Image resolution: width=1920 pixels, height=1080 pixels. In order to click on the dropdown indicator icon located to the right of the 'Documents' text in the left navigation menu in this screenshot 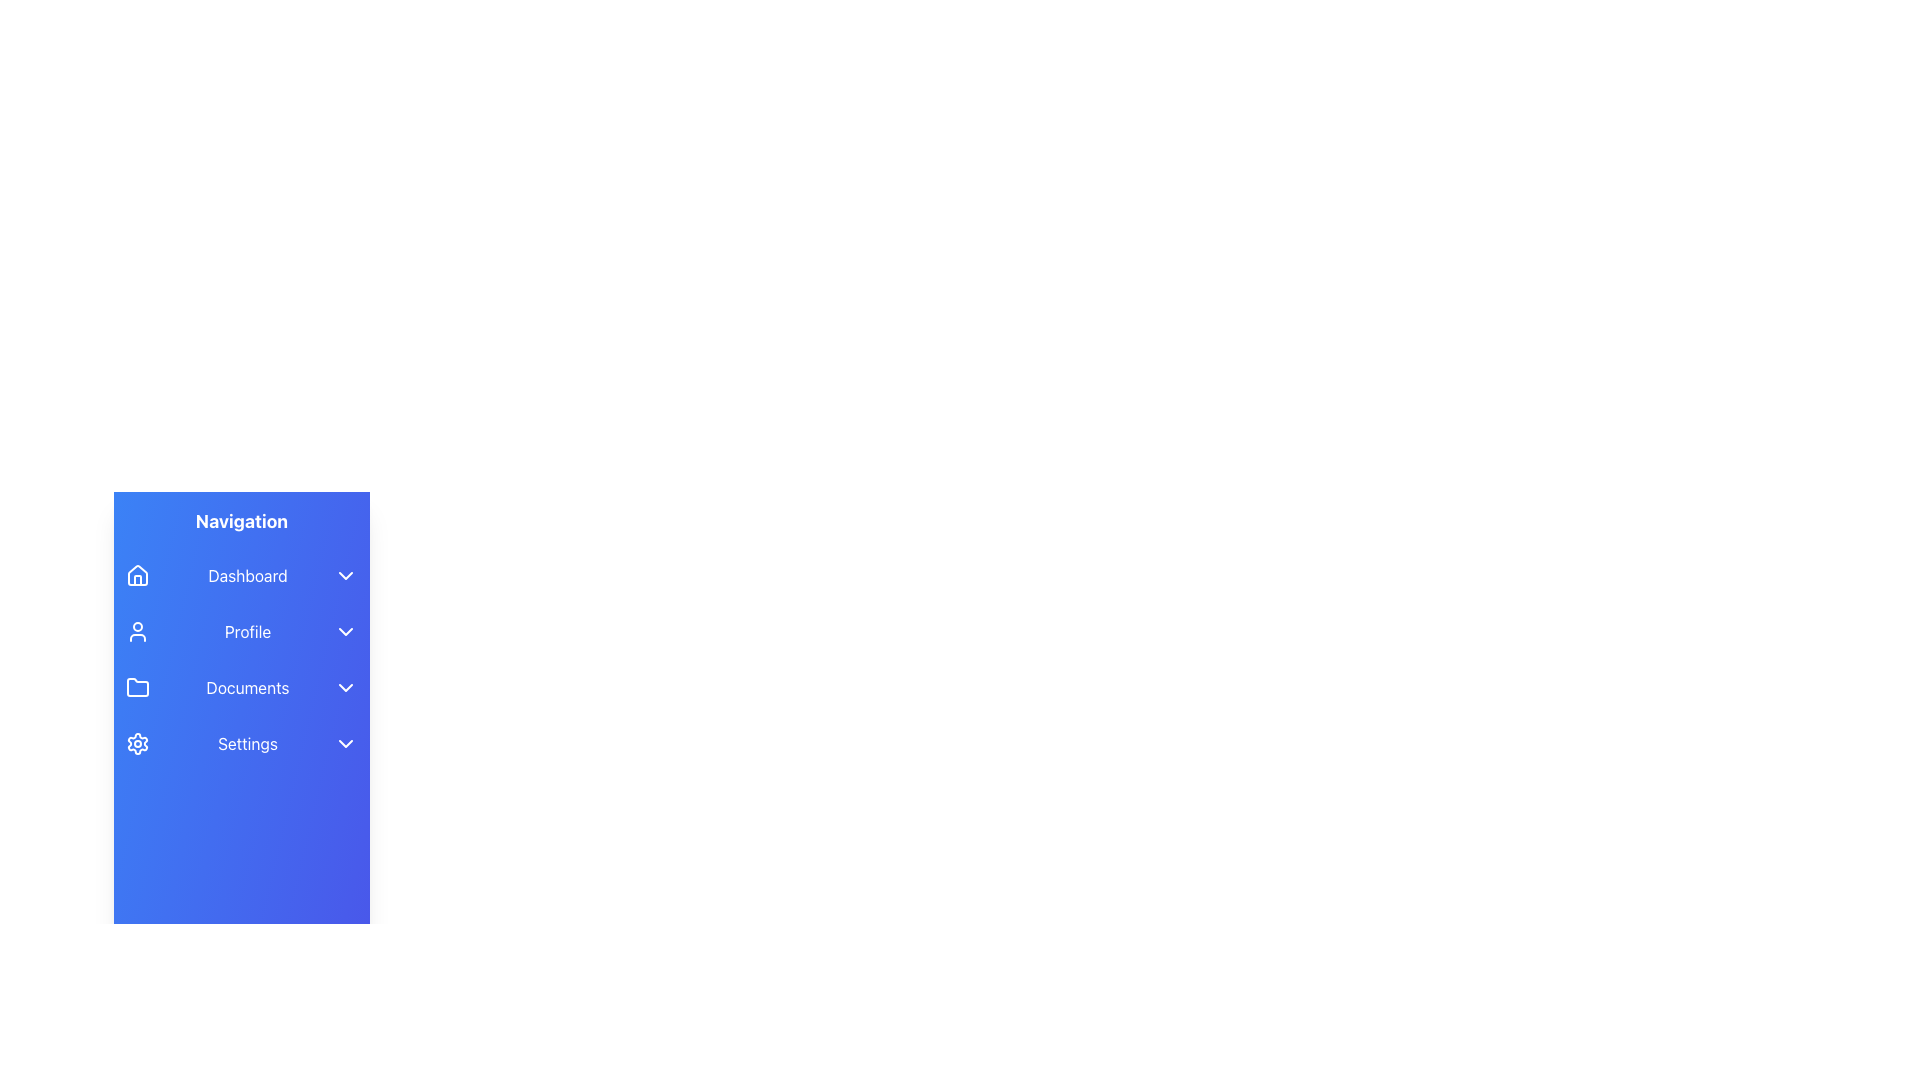, I will do `click(345, 686)`.